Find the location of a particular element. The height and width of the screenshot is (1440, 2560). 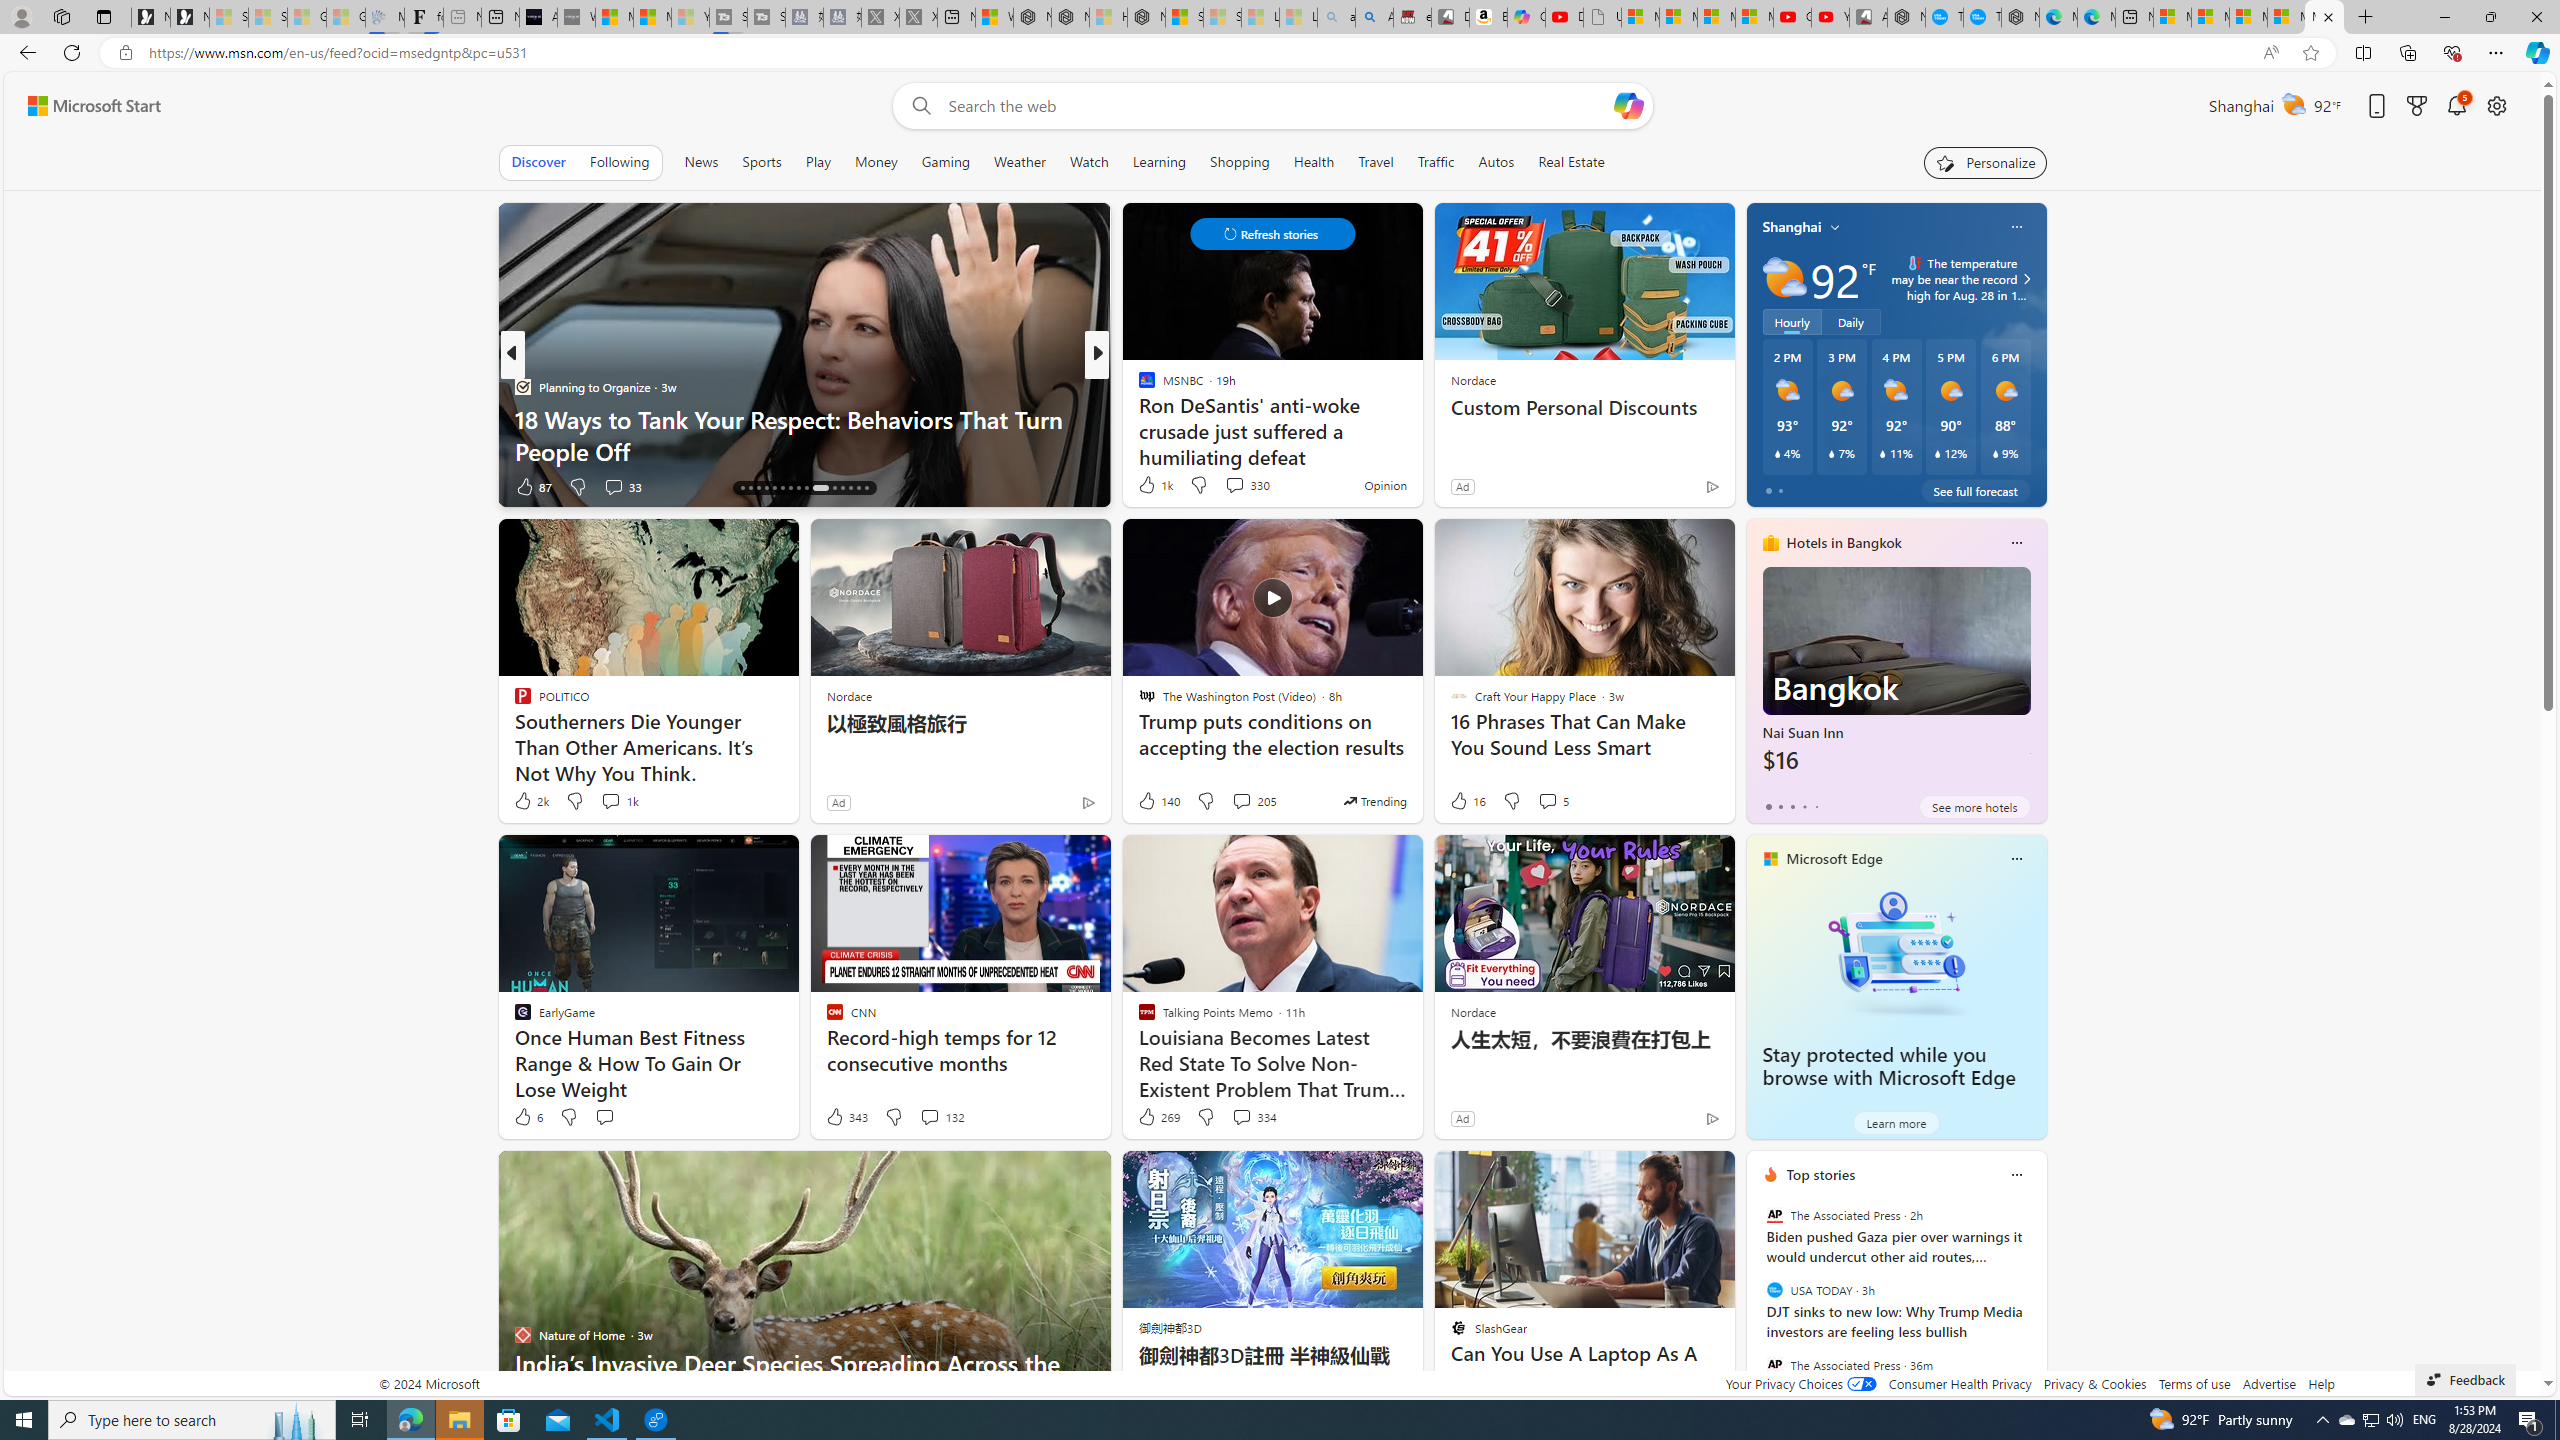

'269 Like' is located at coordinates (1157, 1115).